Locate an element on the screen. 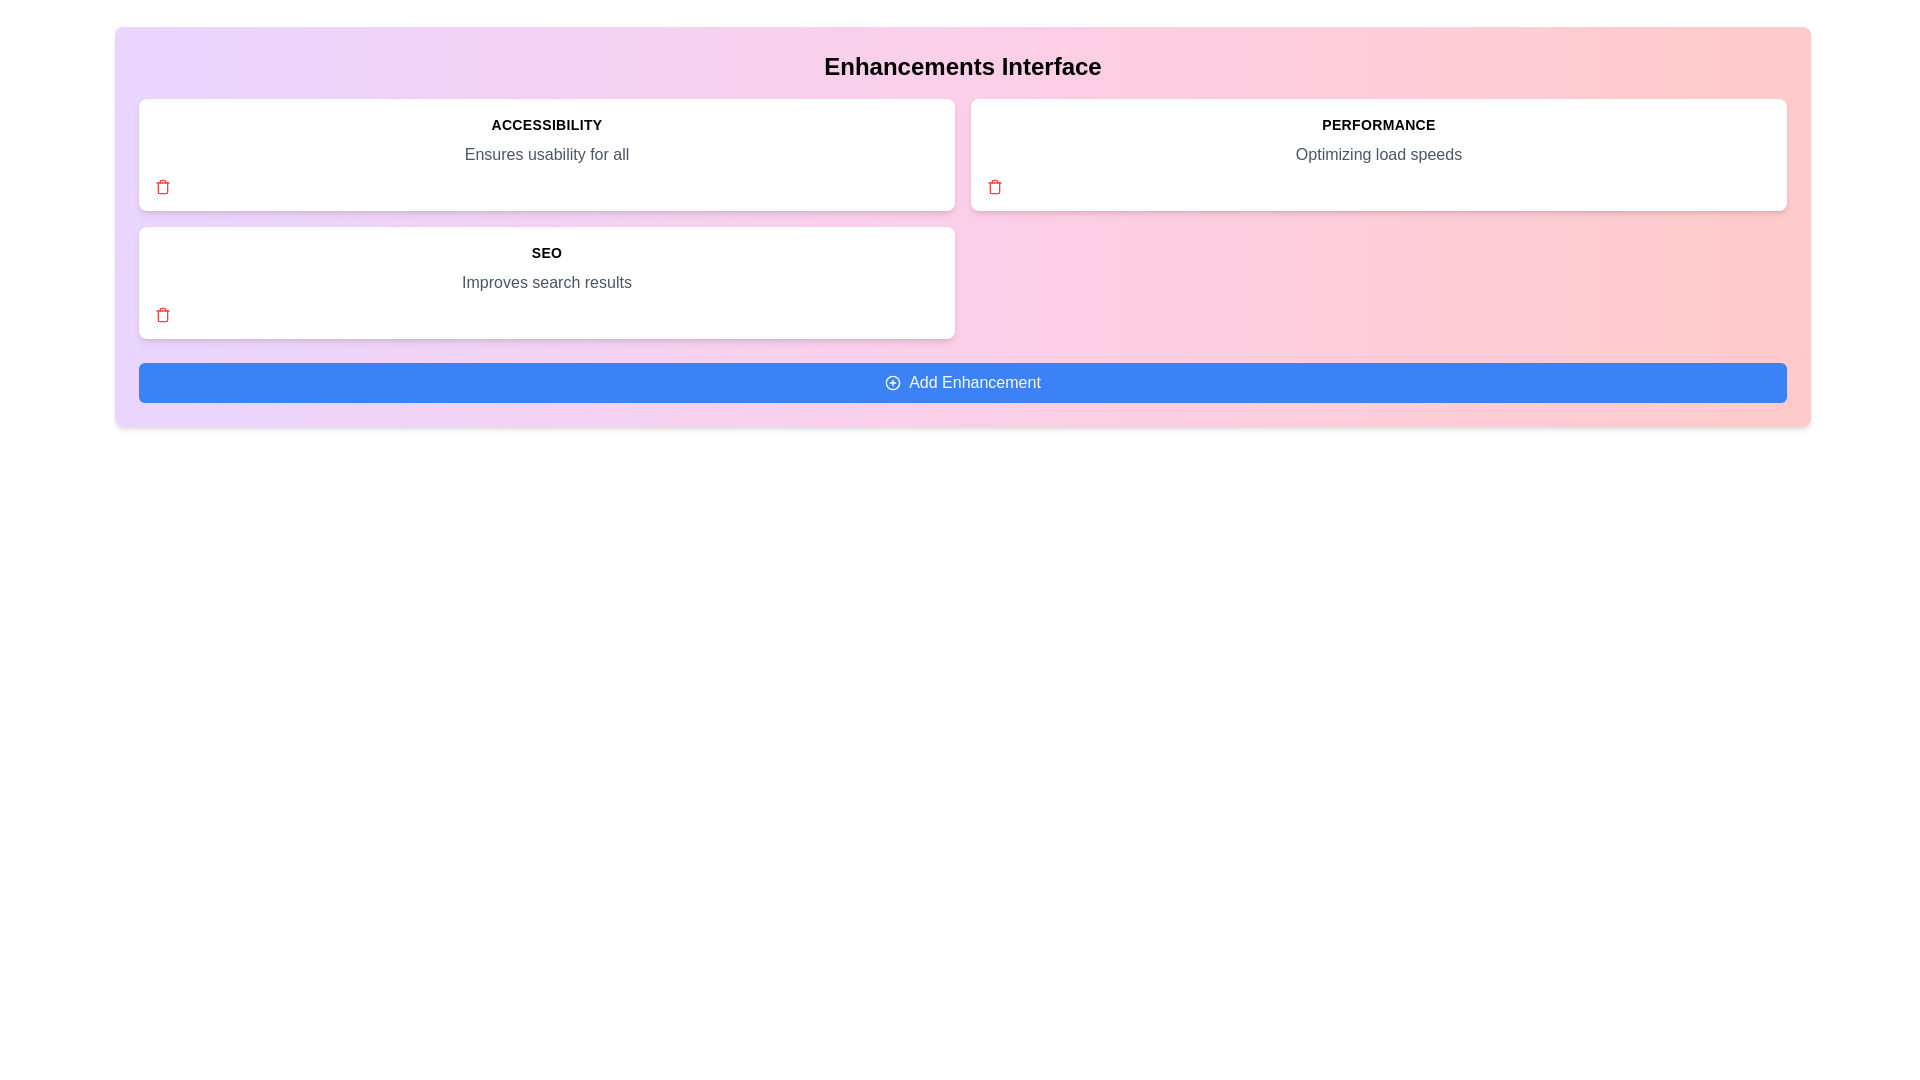  the trash icon of the tag named Performance to remove it is located at coordinates (994, 186).